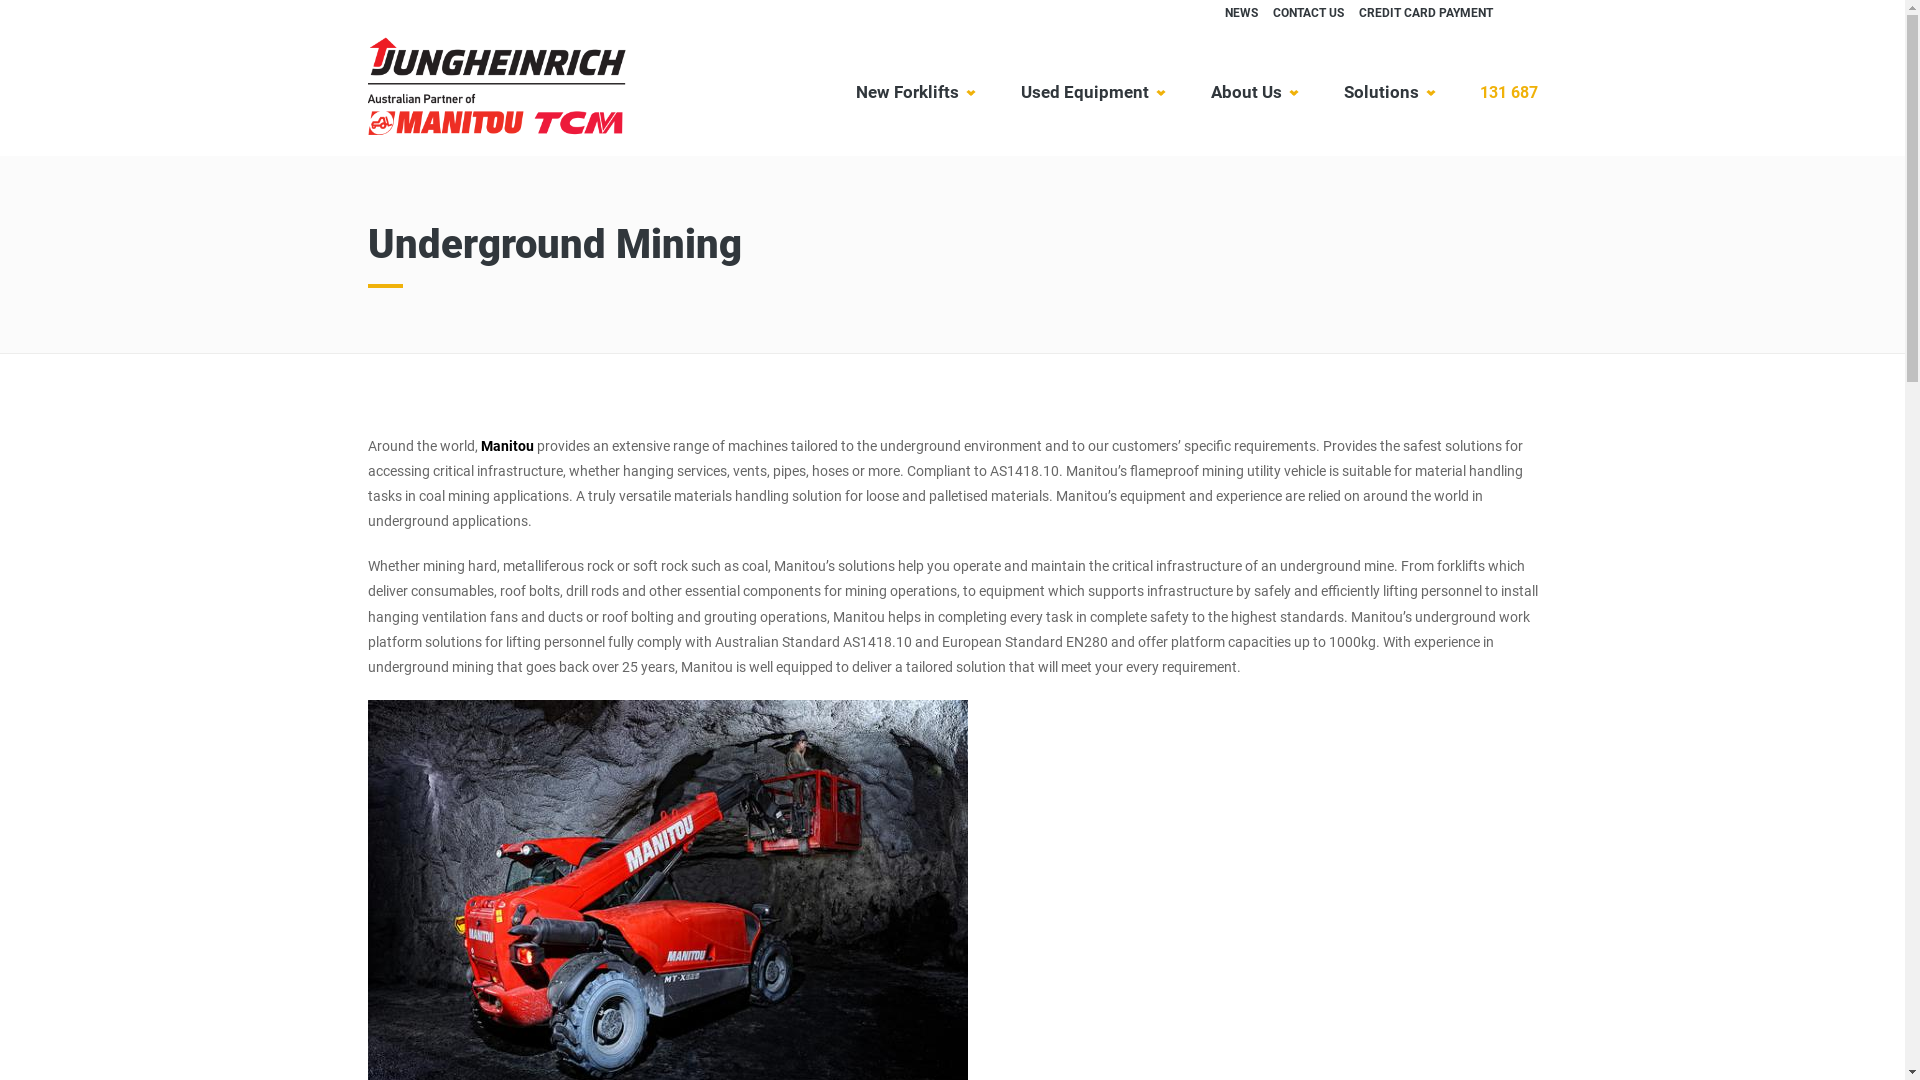 The height and width of the screenshot is (1080, 1920). What do you see at coordinates (480, 445) in the screenshot?
I see `'Manitou'` at bounding box center [480, 445].